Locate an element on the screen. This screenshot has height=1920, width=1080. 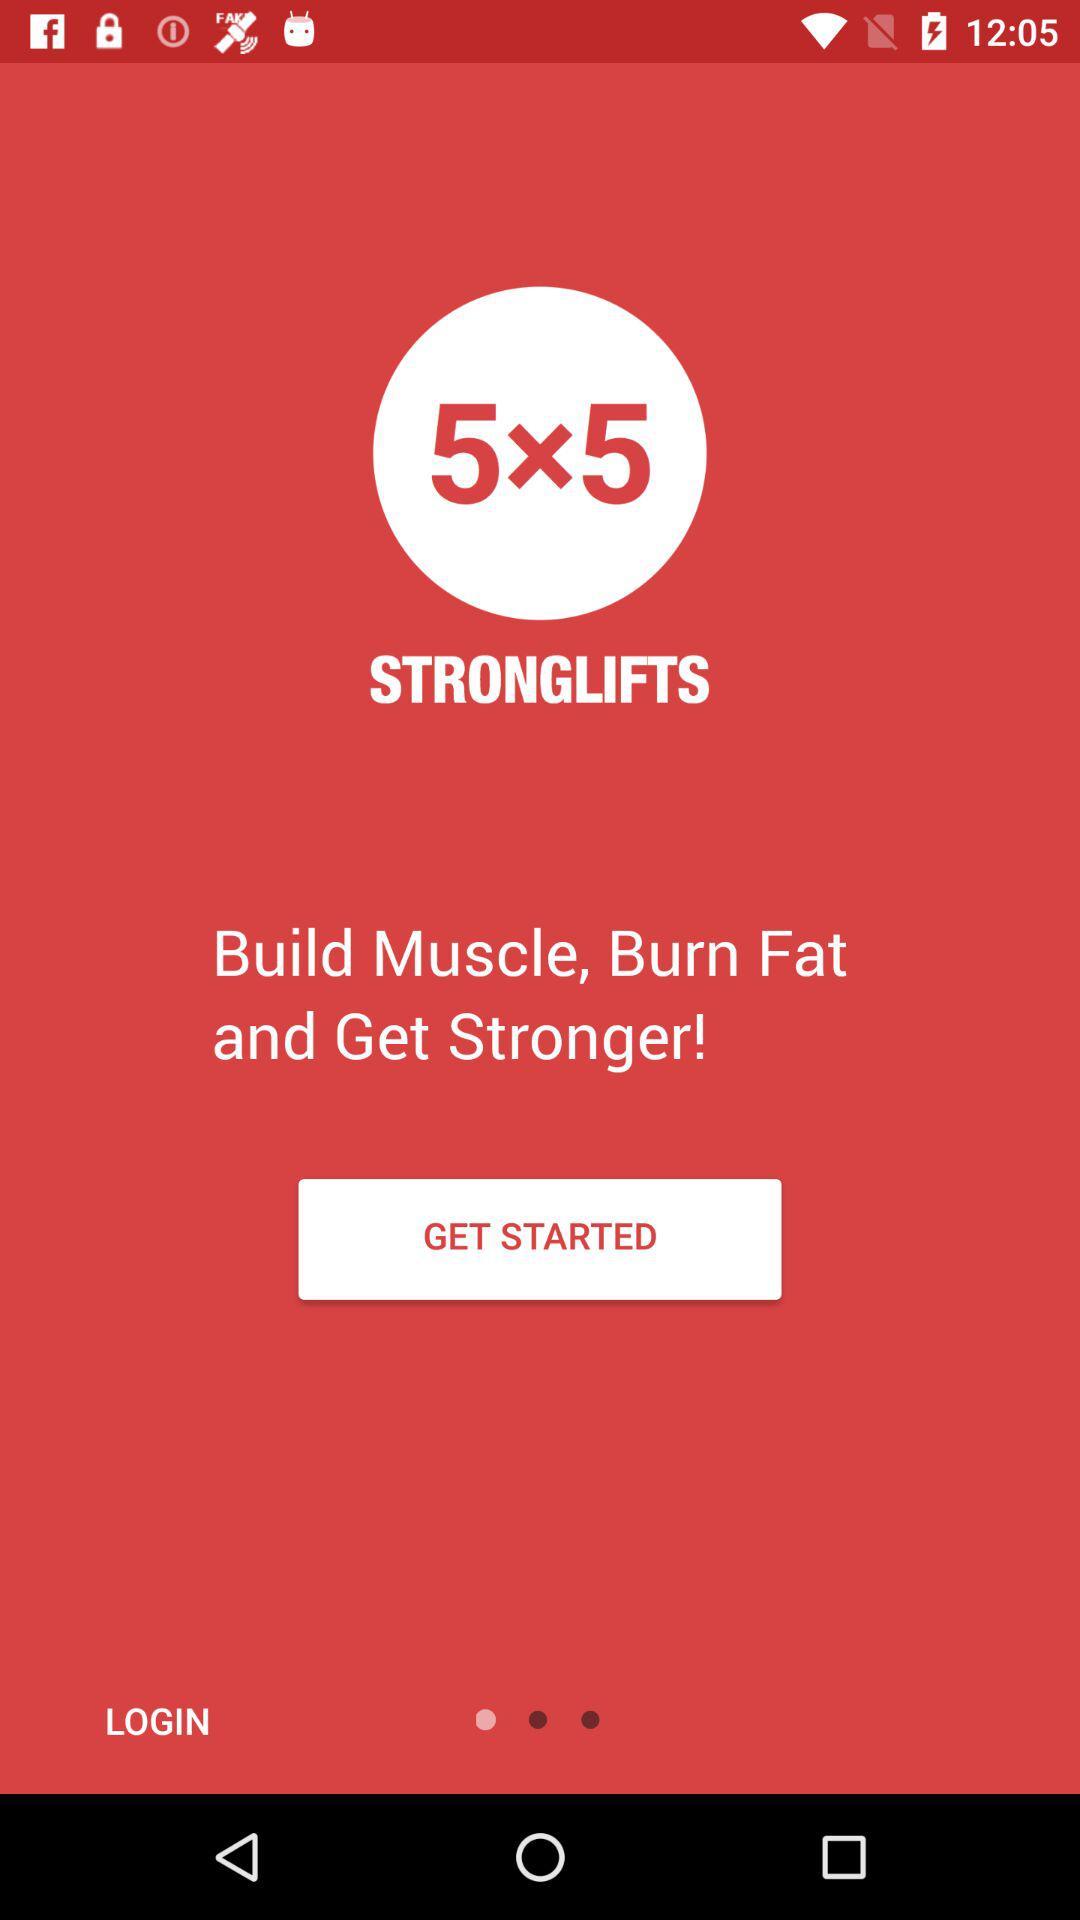
item below build muscle burn icon is located at coordinates (540, 1238).